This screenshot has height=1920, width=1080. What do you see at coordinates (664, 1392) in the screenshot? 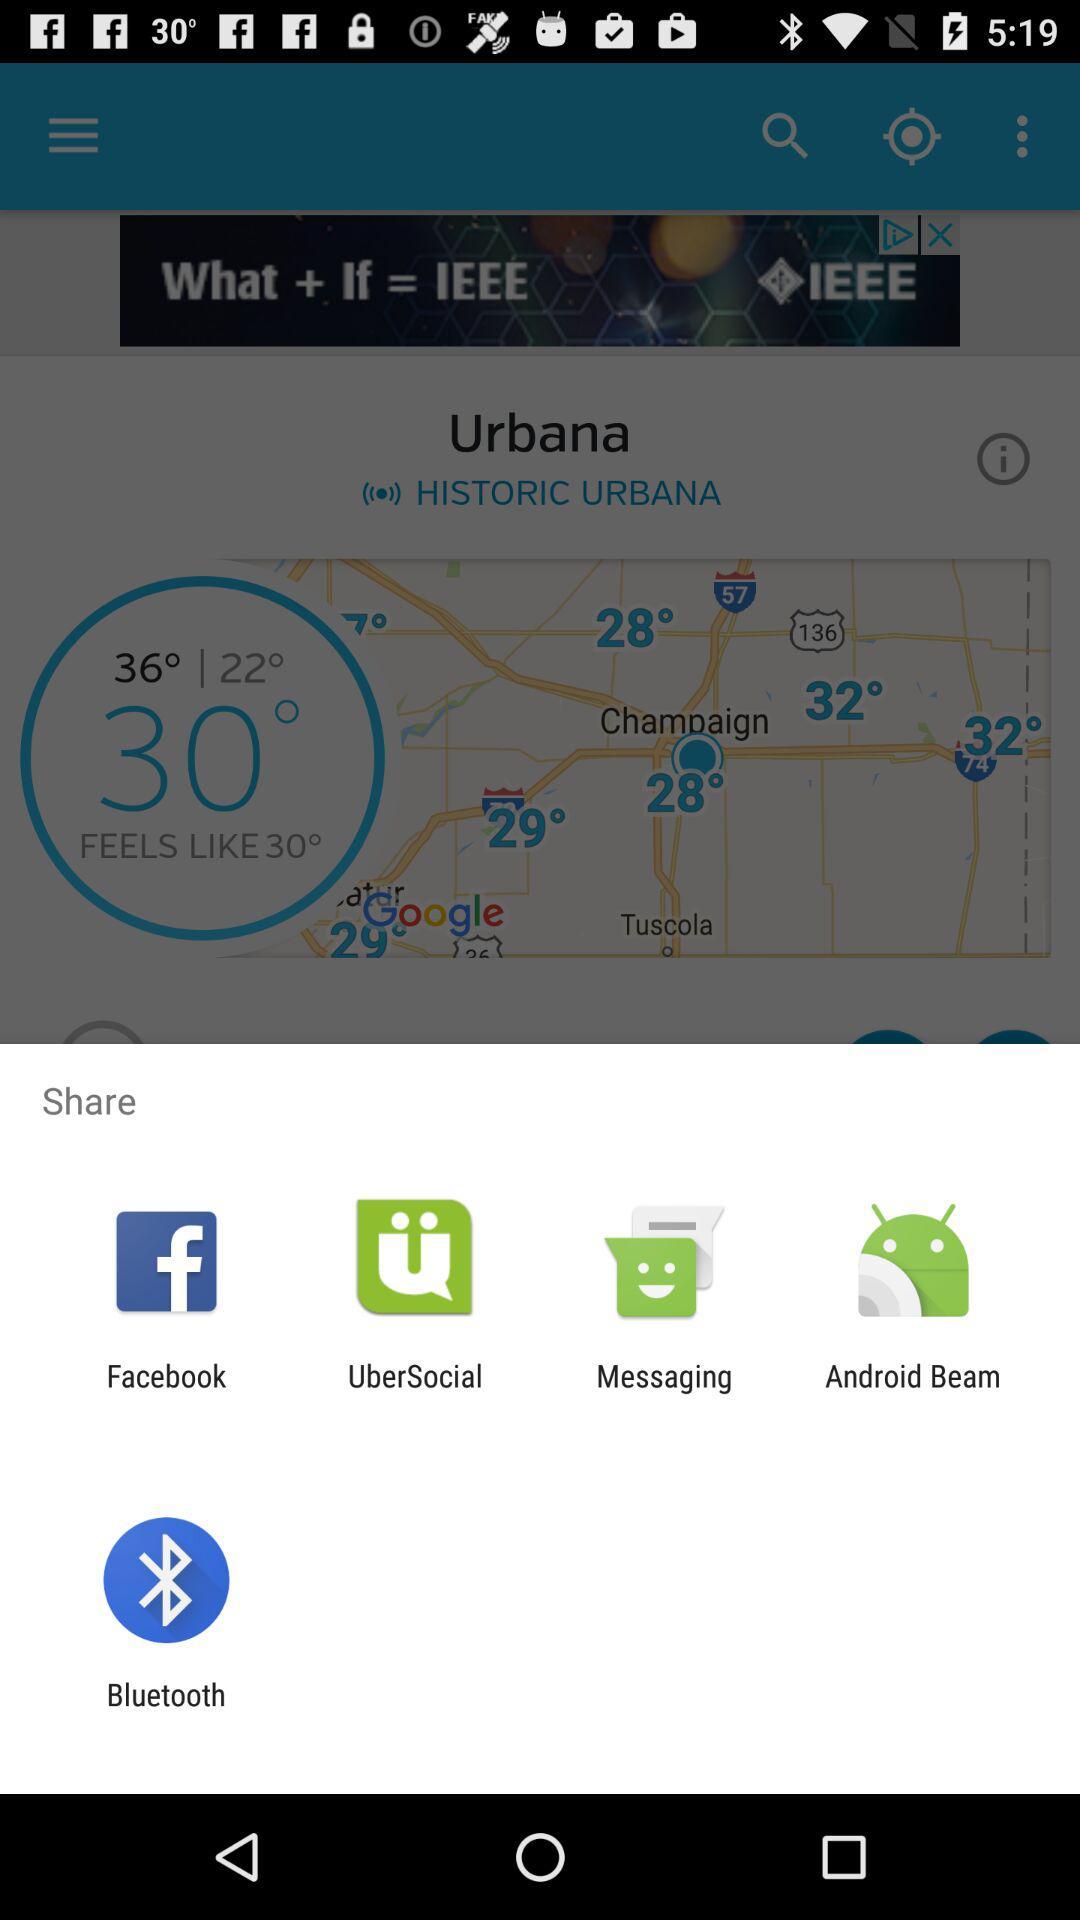
I see `the messaging app` at bounding box center [664, 1392].